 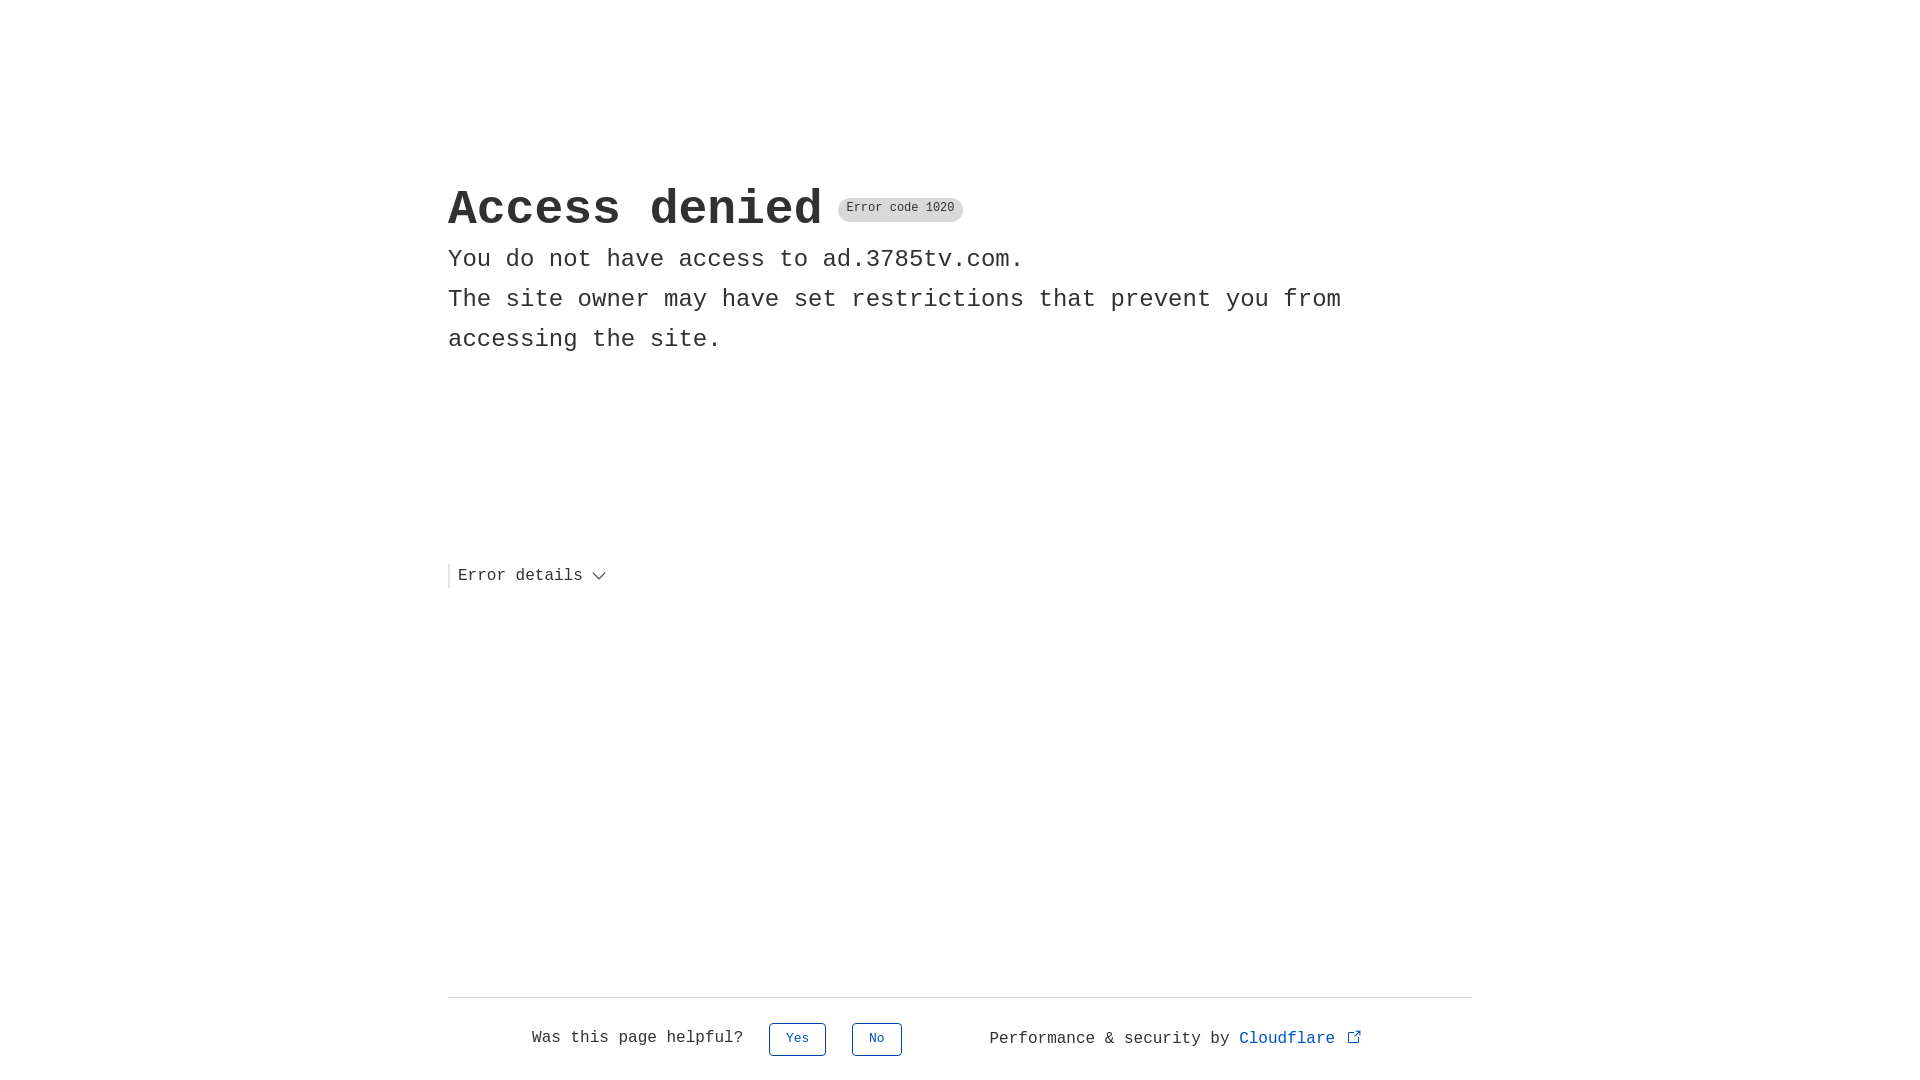 I want to click on 'Yes', so click(x=767, y=1038).